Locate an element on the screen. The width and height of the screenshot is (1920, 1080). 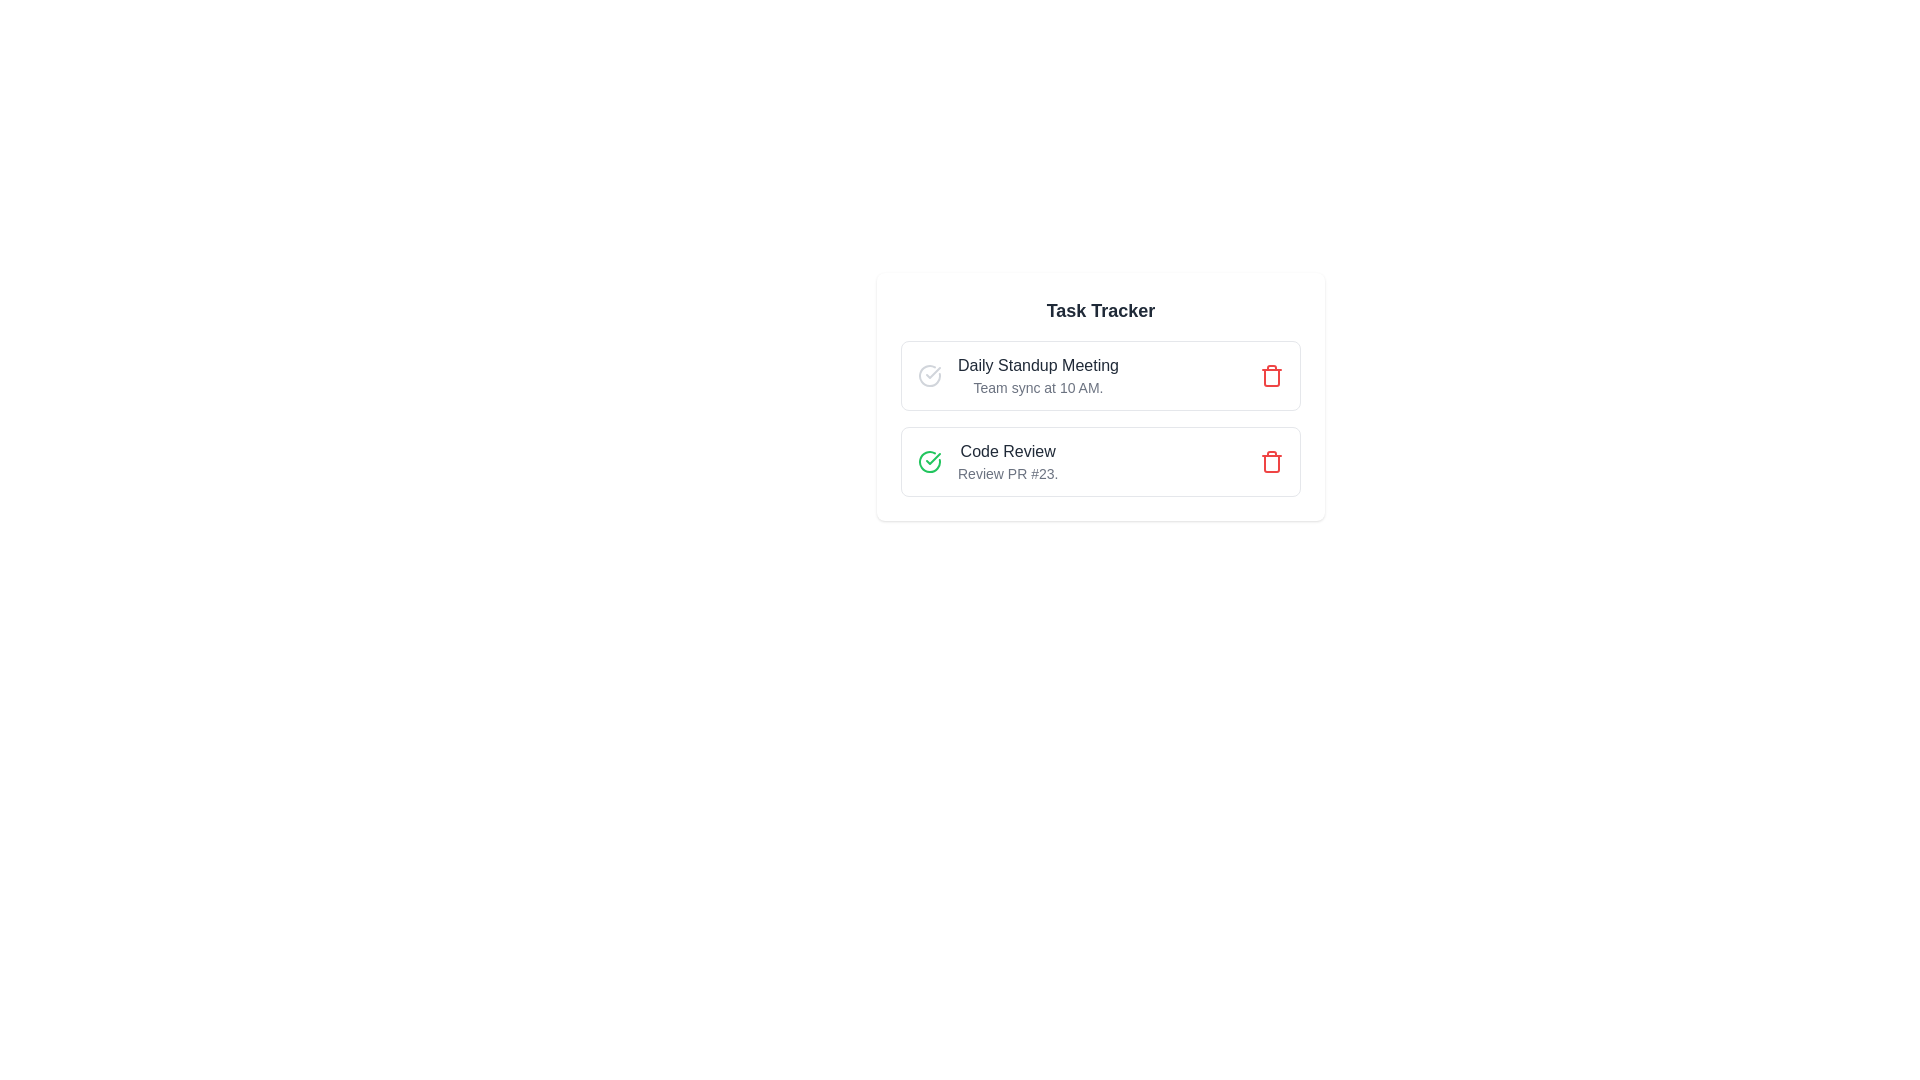
the trash icon corresponding to the task titled 'Code Review' to delete it is located at coordinates (1271, 462).